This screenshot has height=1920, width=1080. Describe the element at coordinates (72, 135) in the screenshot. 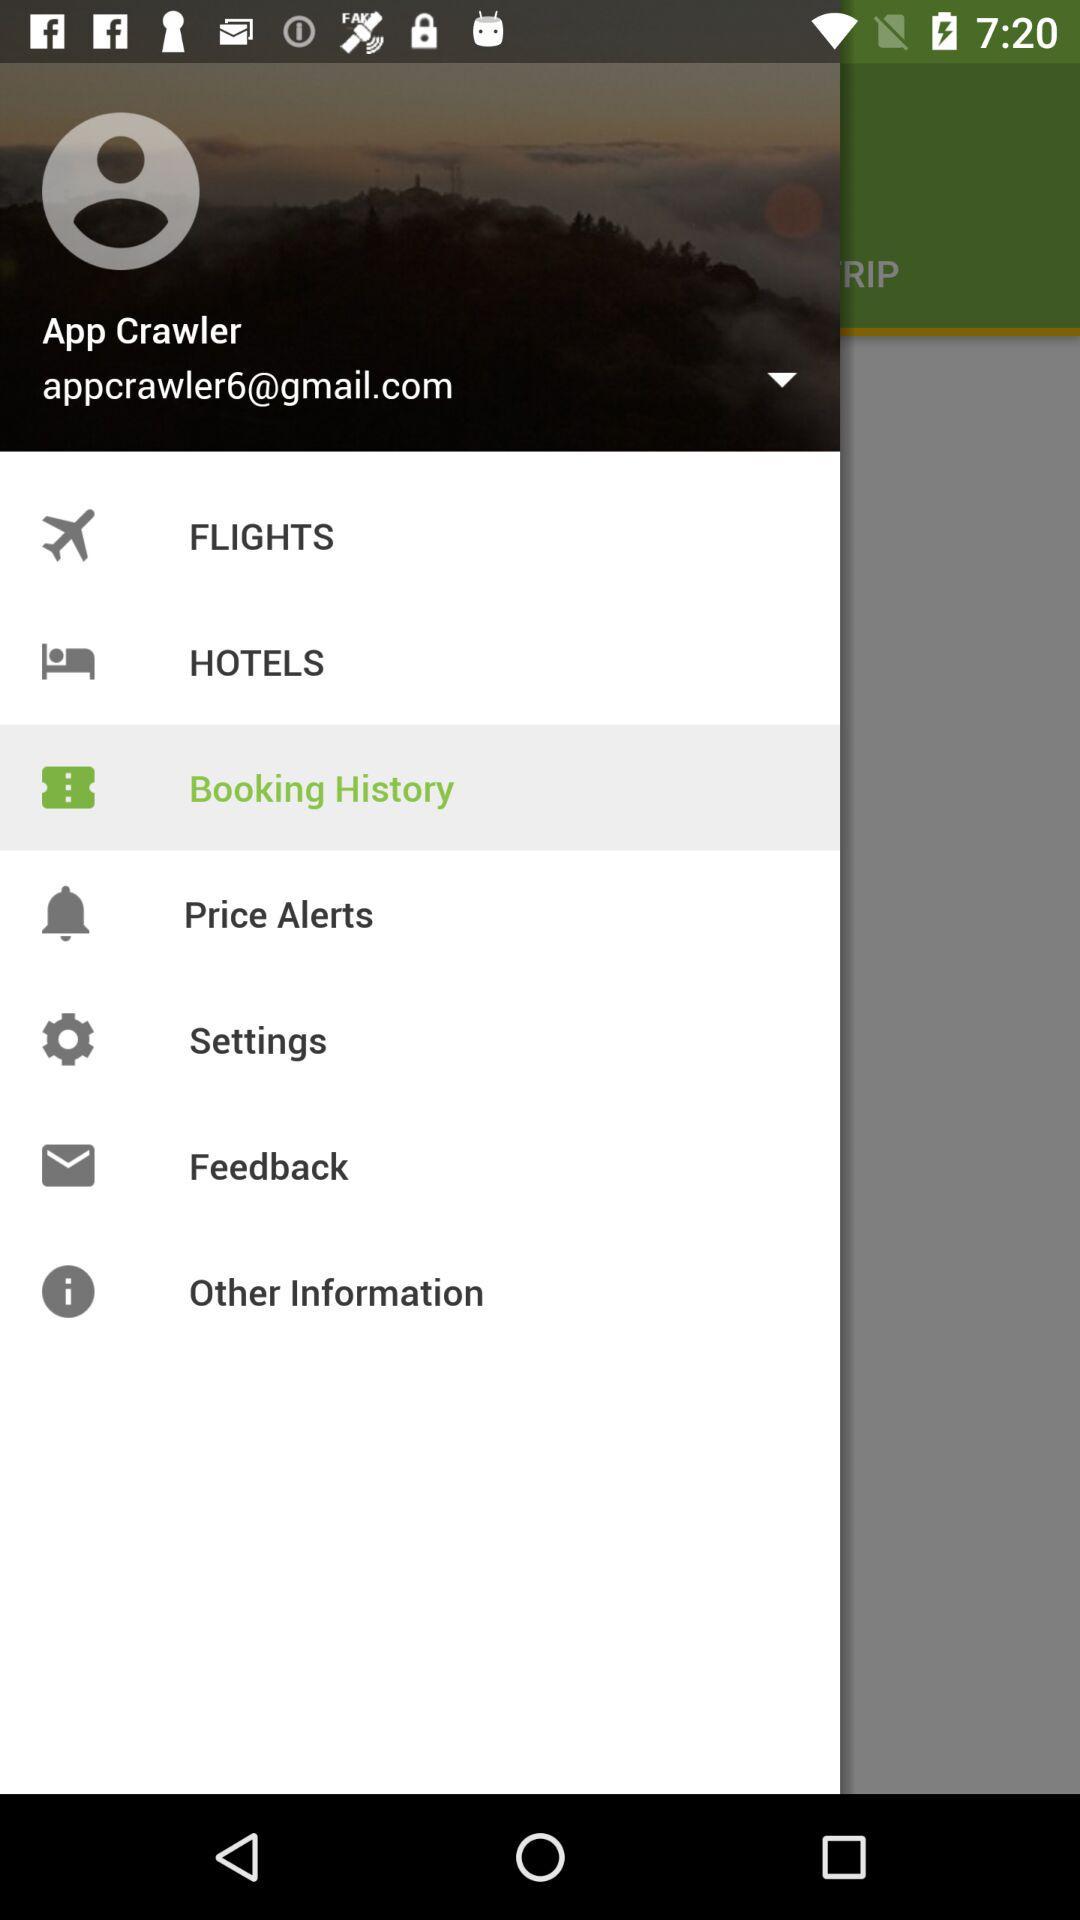

I see `the avatar icon` at that location.